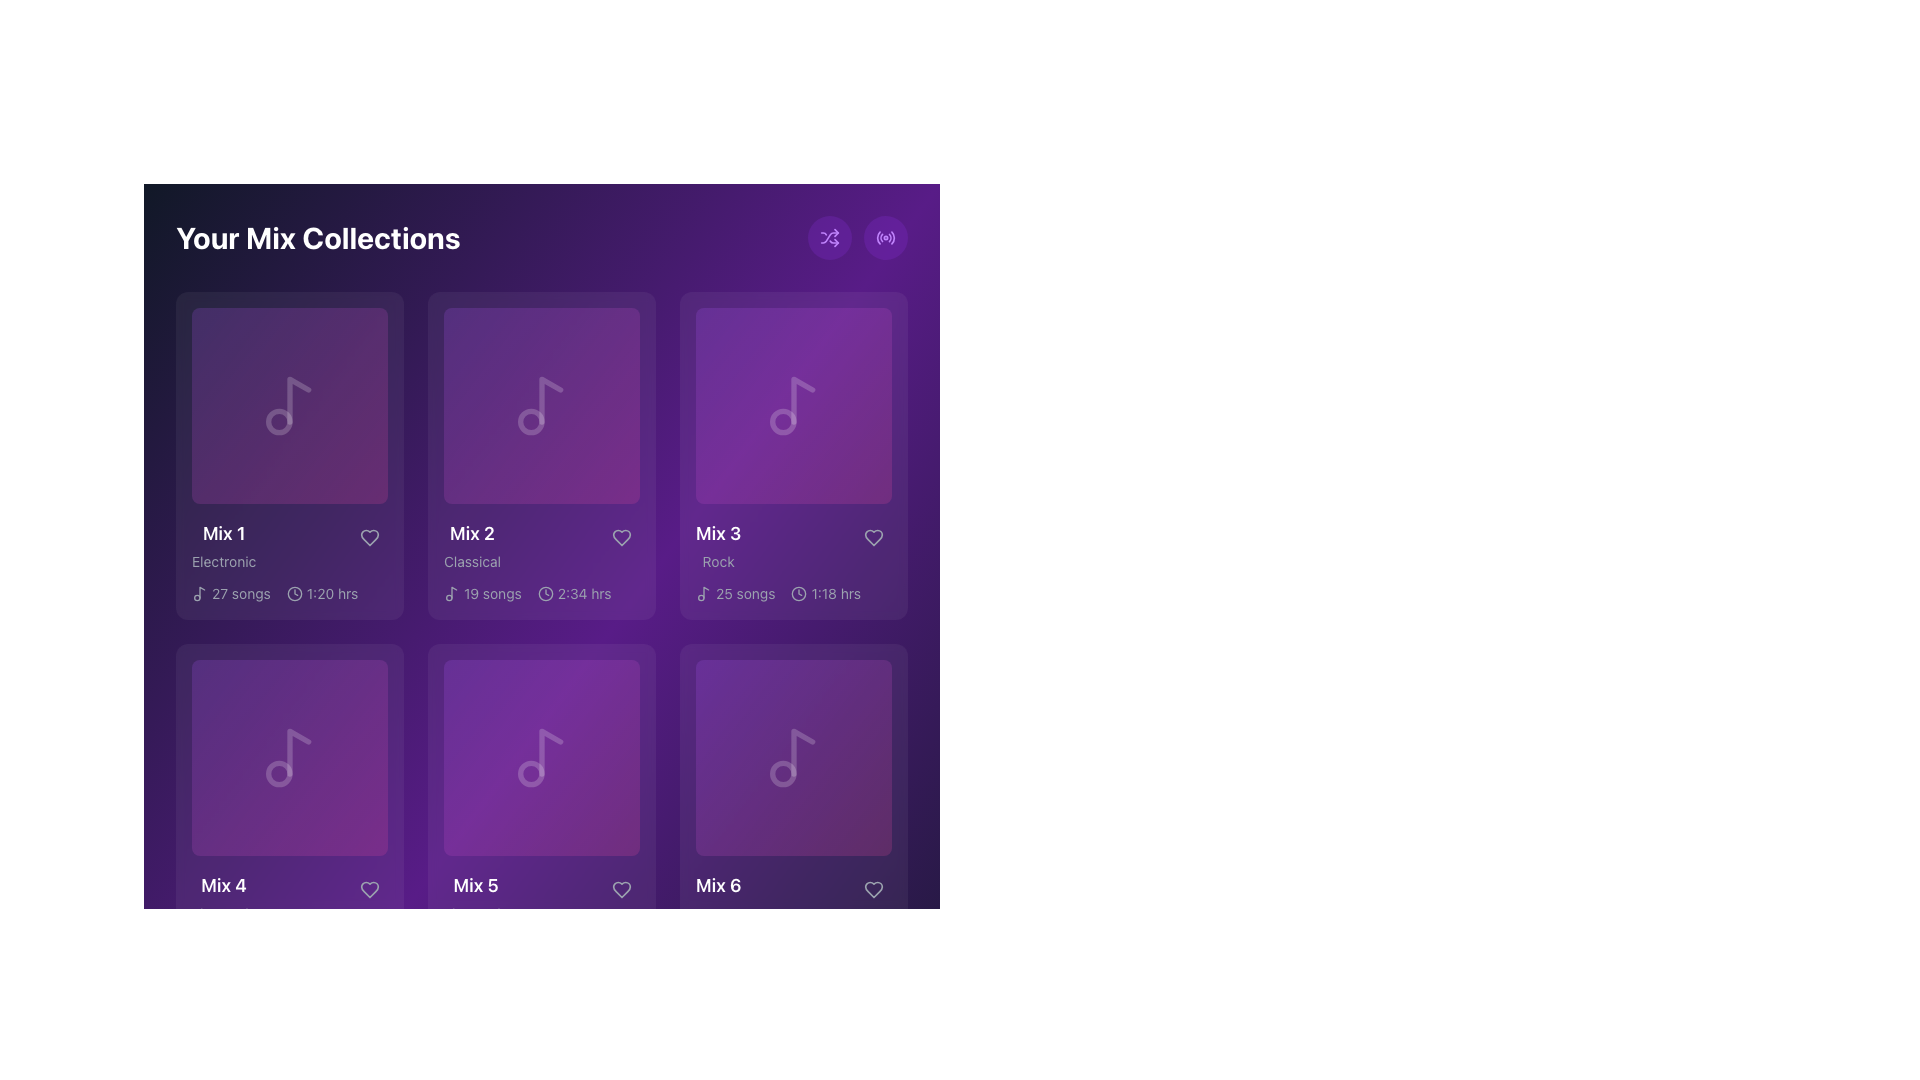  Describe the element at coordinates (224, 546) in the screenshot. I see `text label titled 'Mix 1' with genre 'Electronic' located in the top-left corner of the 'Your Mix Collections' grid layout` at that location.